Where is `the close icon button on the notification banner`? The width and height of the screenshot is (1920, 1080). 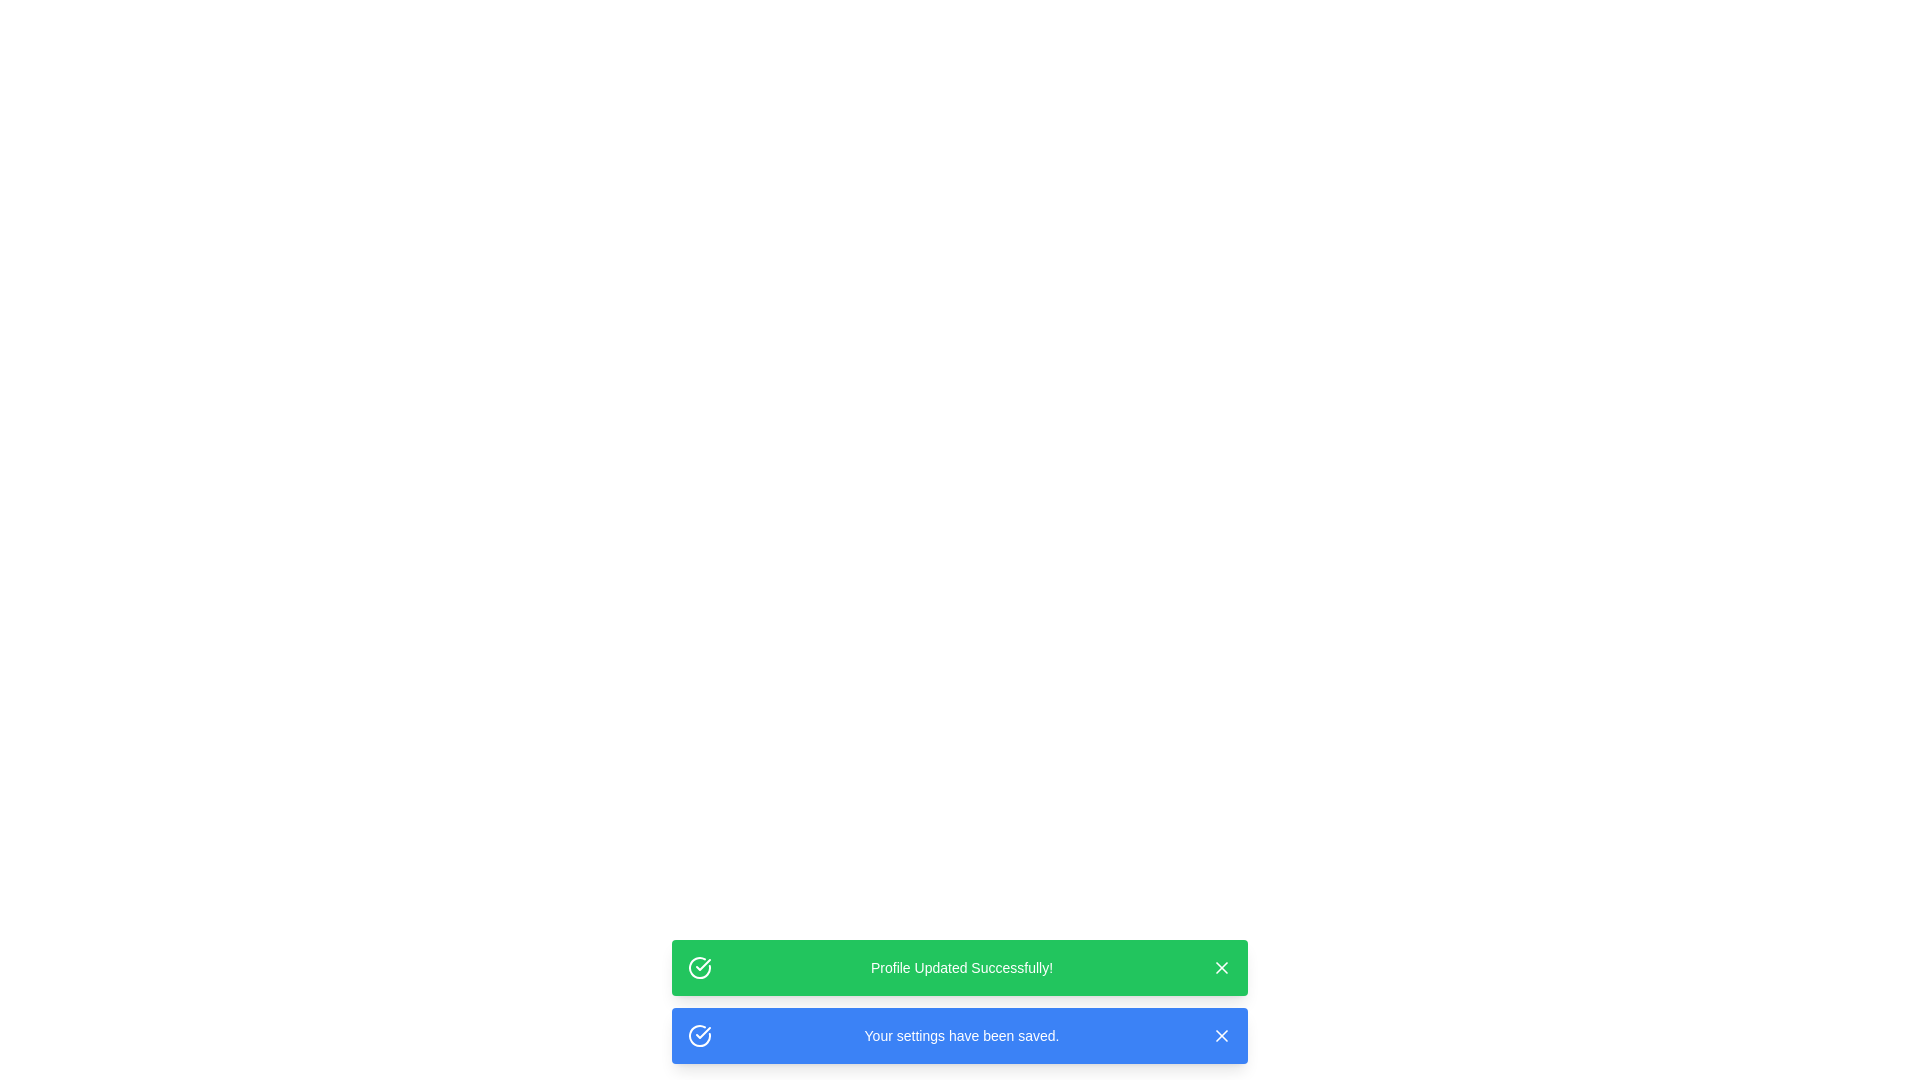
the close icon button on the notification banner is located at coordinates (1221, 967).